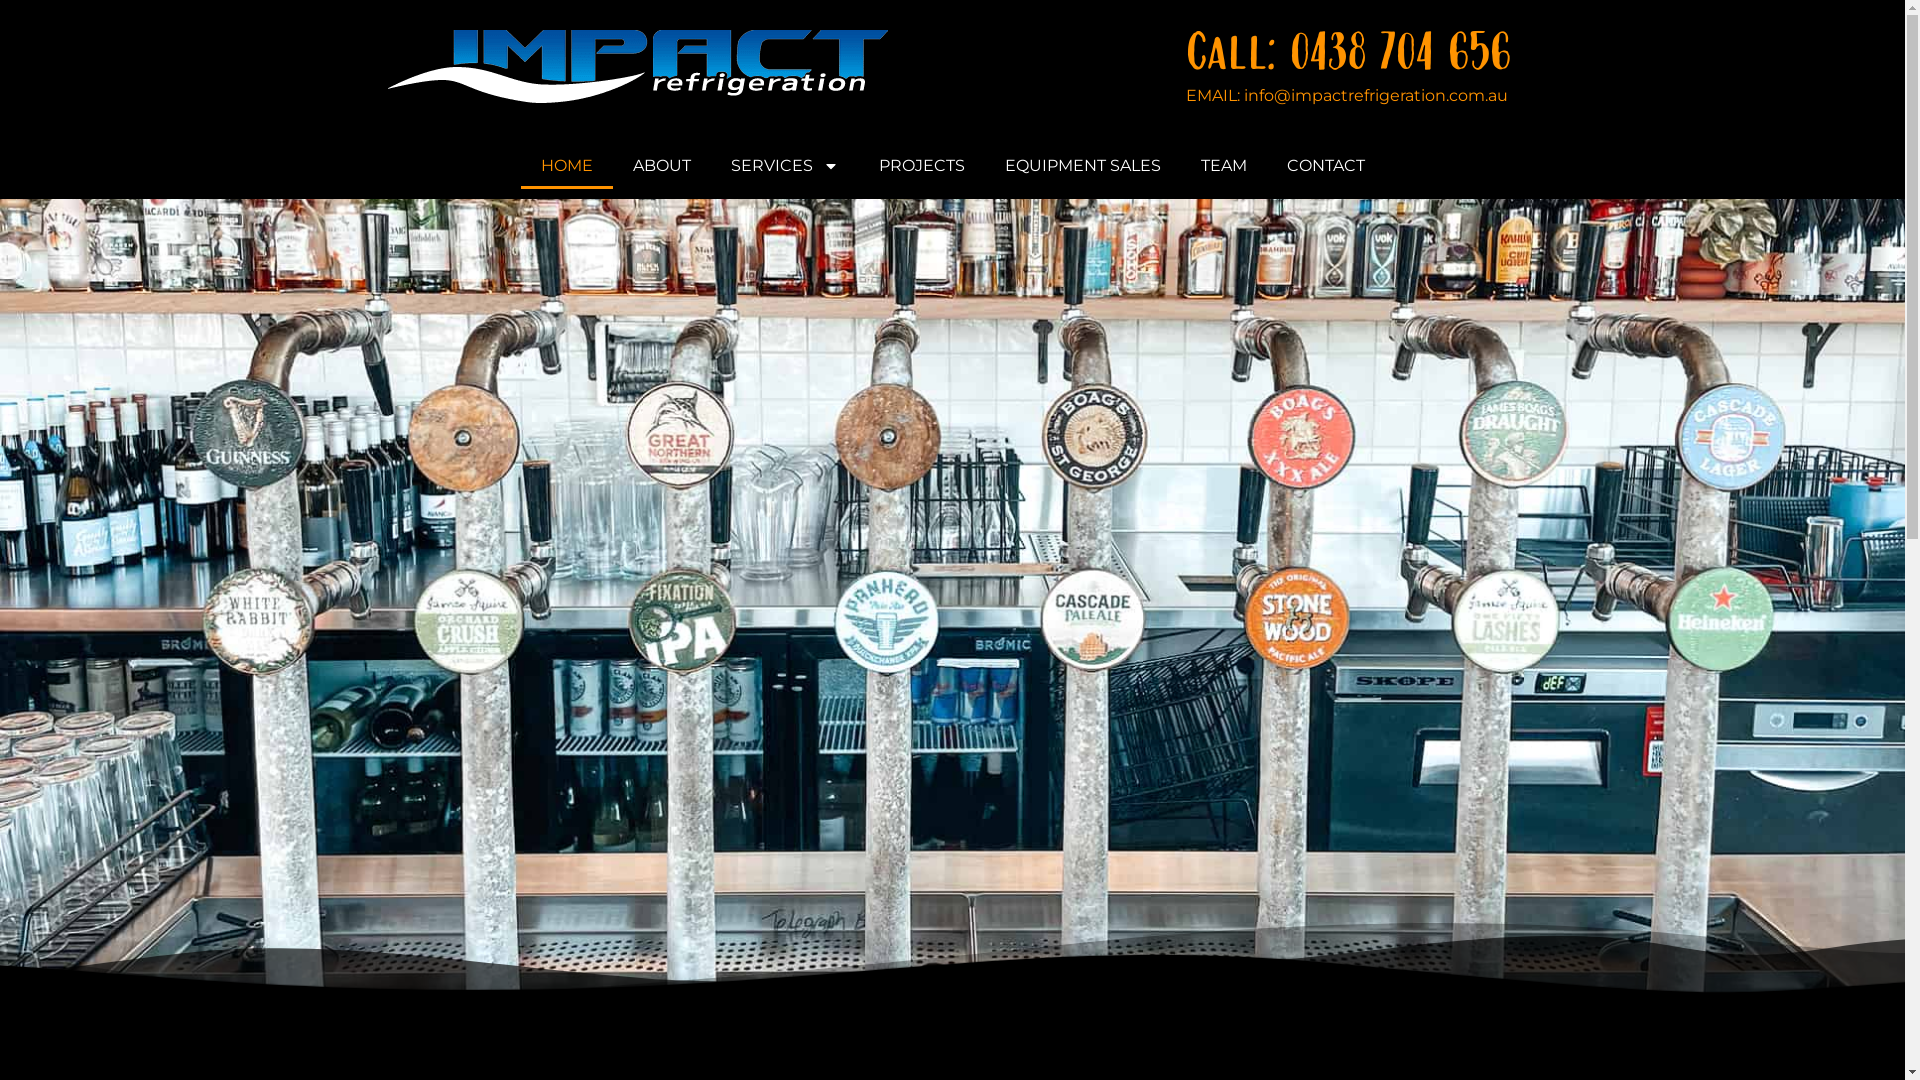 Image resolution: width=1920 pixels, height=1080 pixels. What do you see at coordinates (1399, 52) in the screenshot?
I see `'0438 704 656'` at bounding box center [1399, 52].